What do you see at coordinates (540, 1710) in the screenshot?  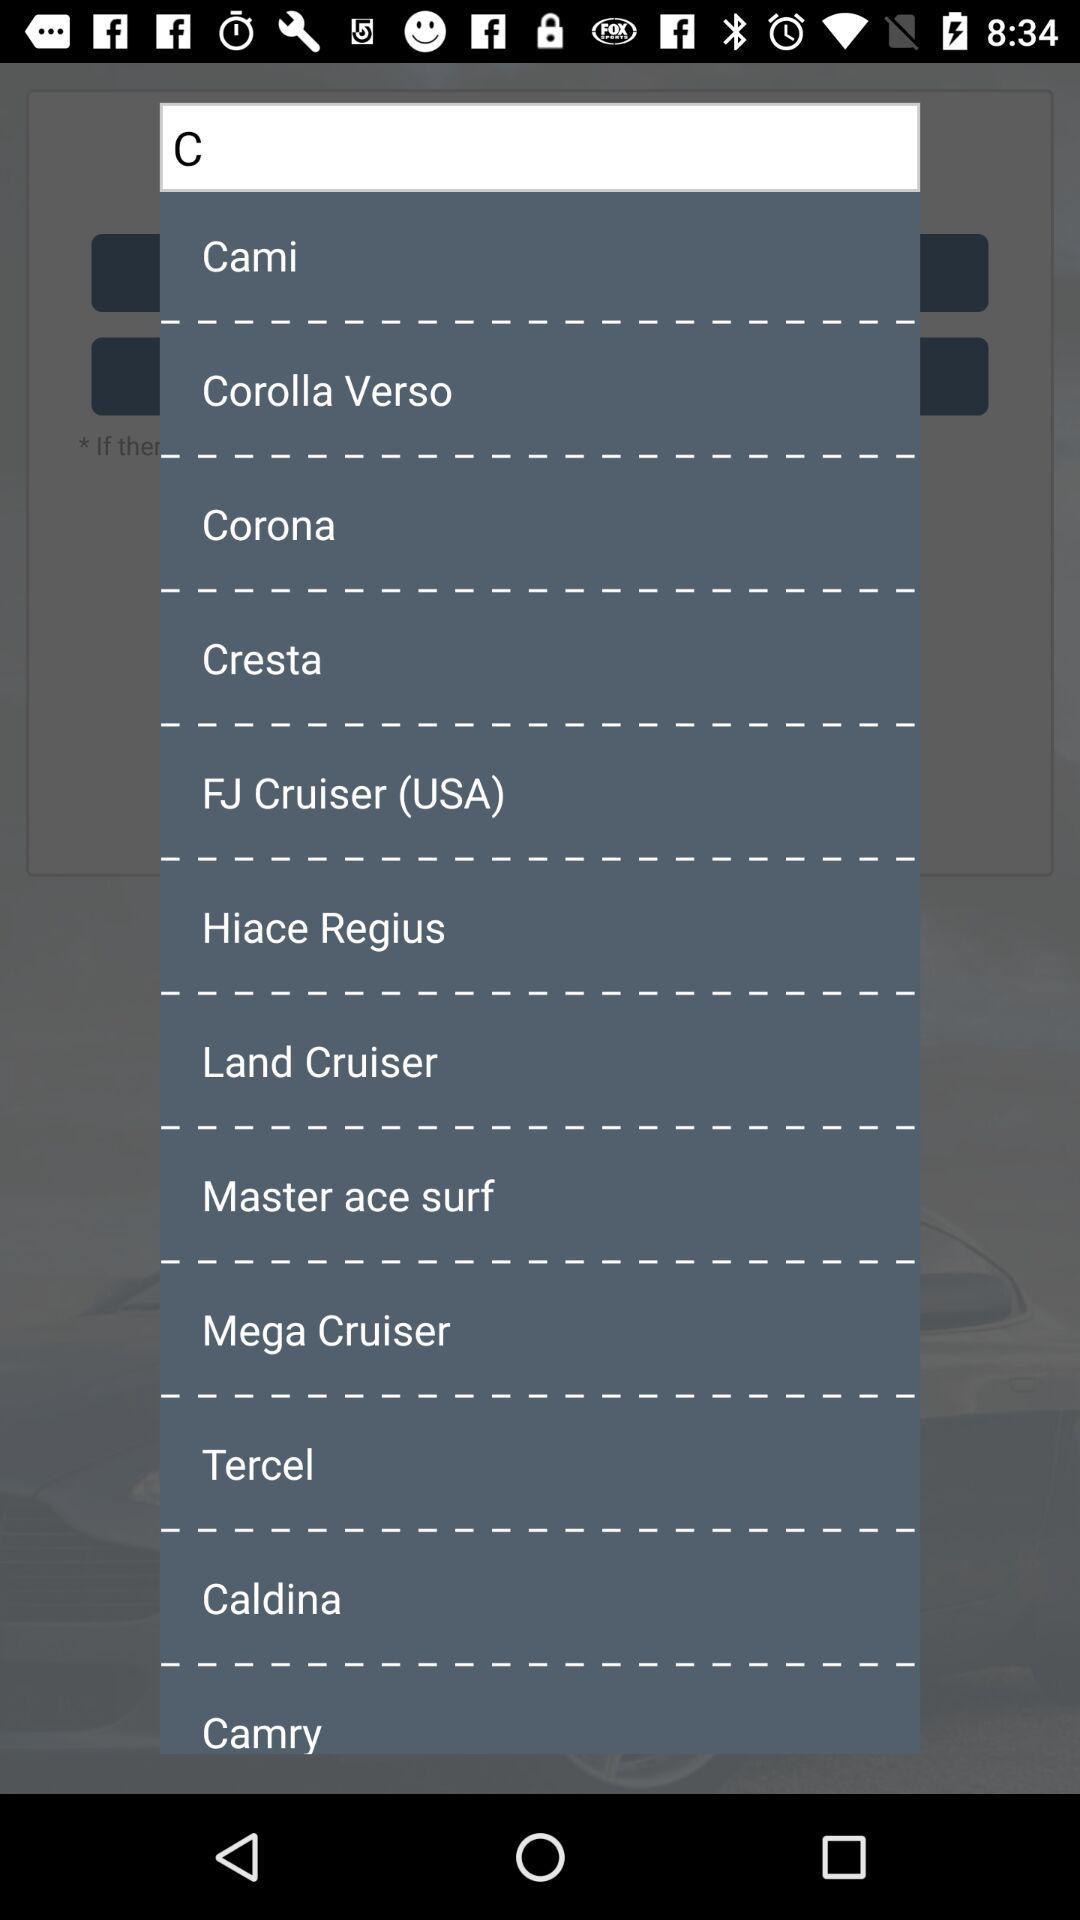 I see `camry item` at bounding box center [540, 1710].